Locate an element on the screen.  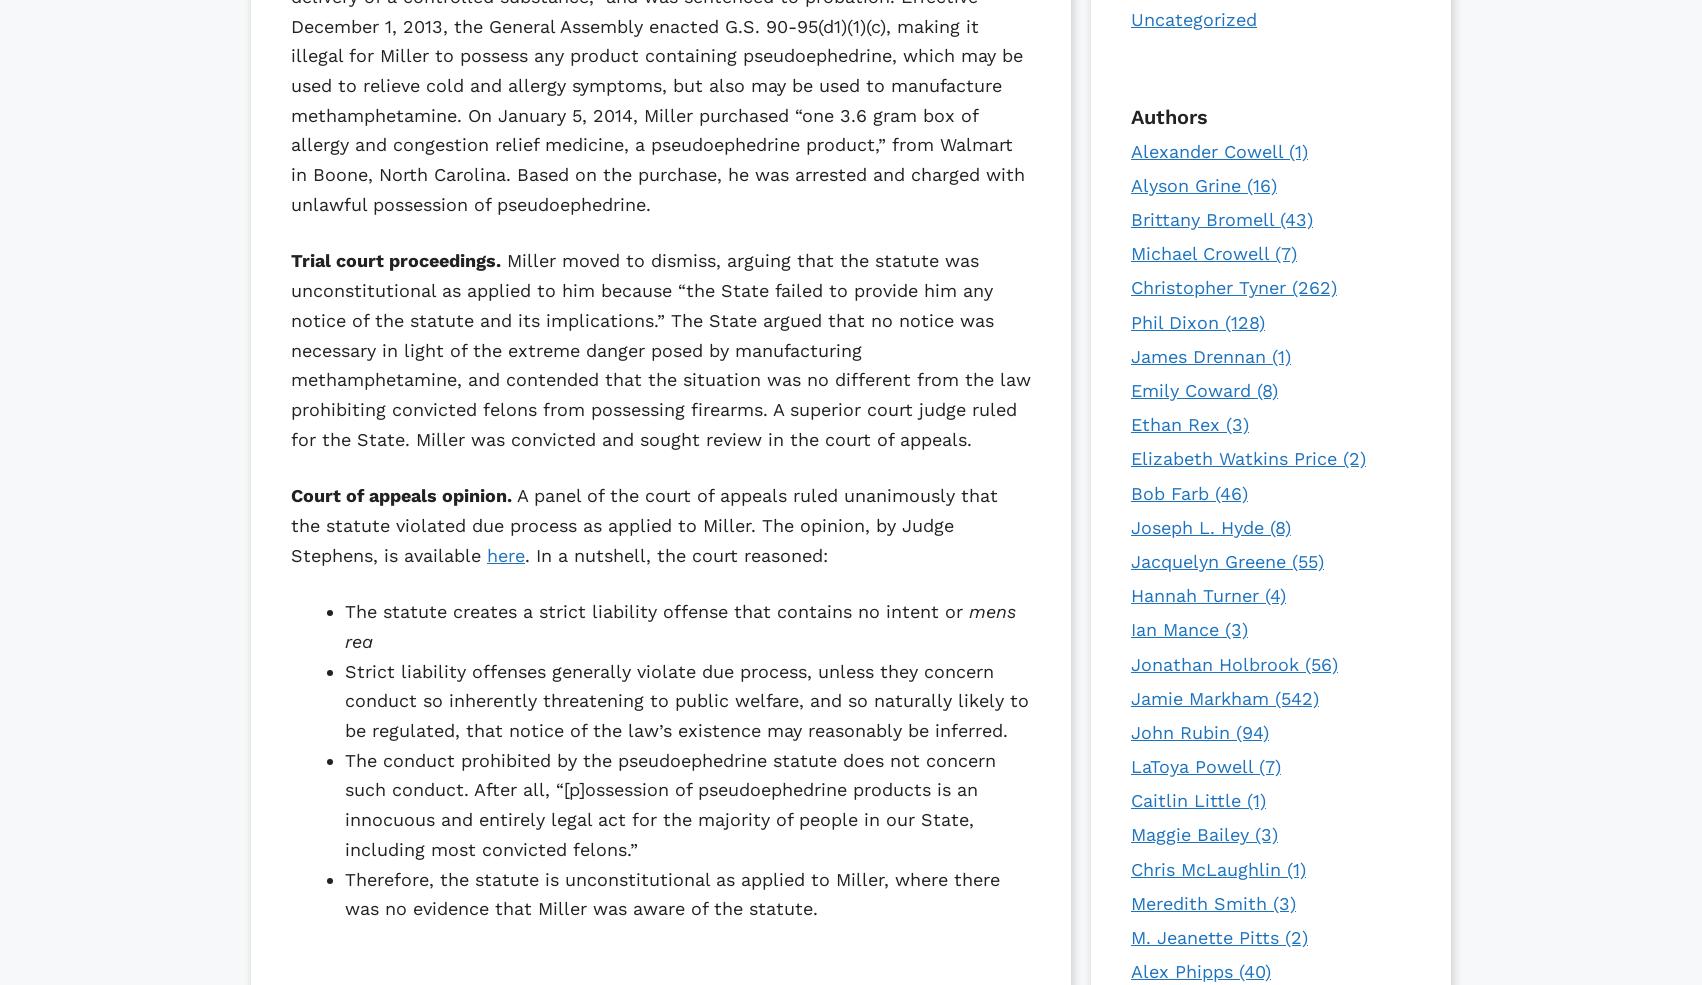
'Jonathan Holbrook' is located at coordinates (1129, 662).